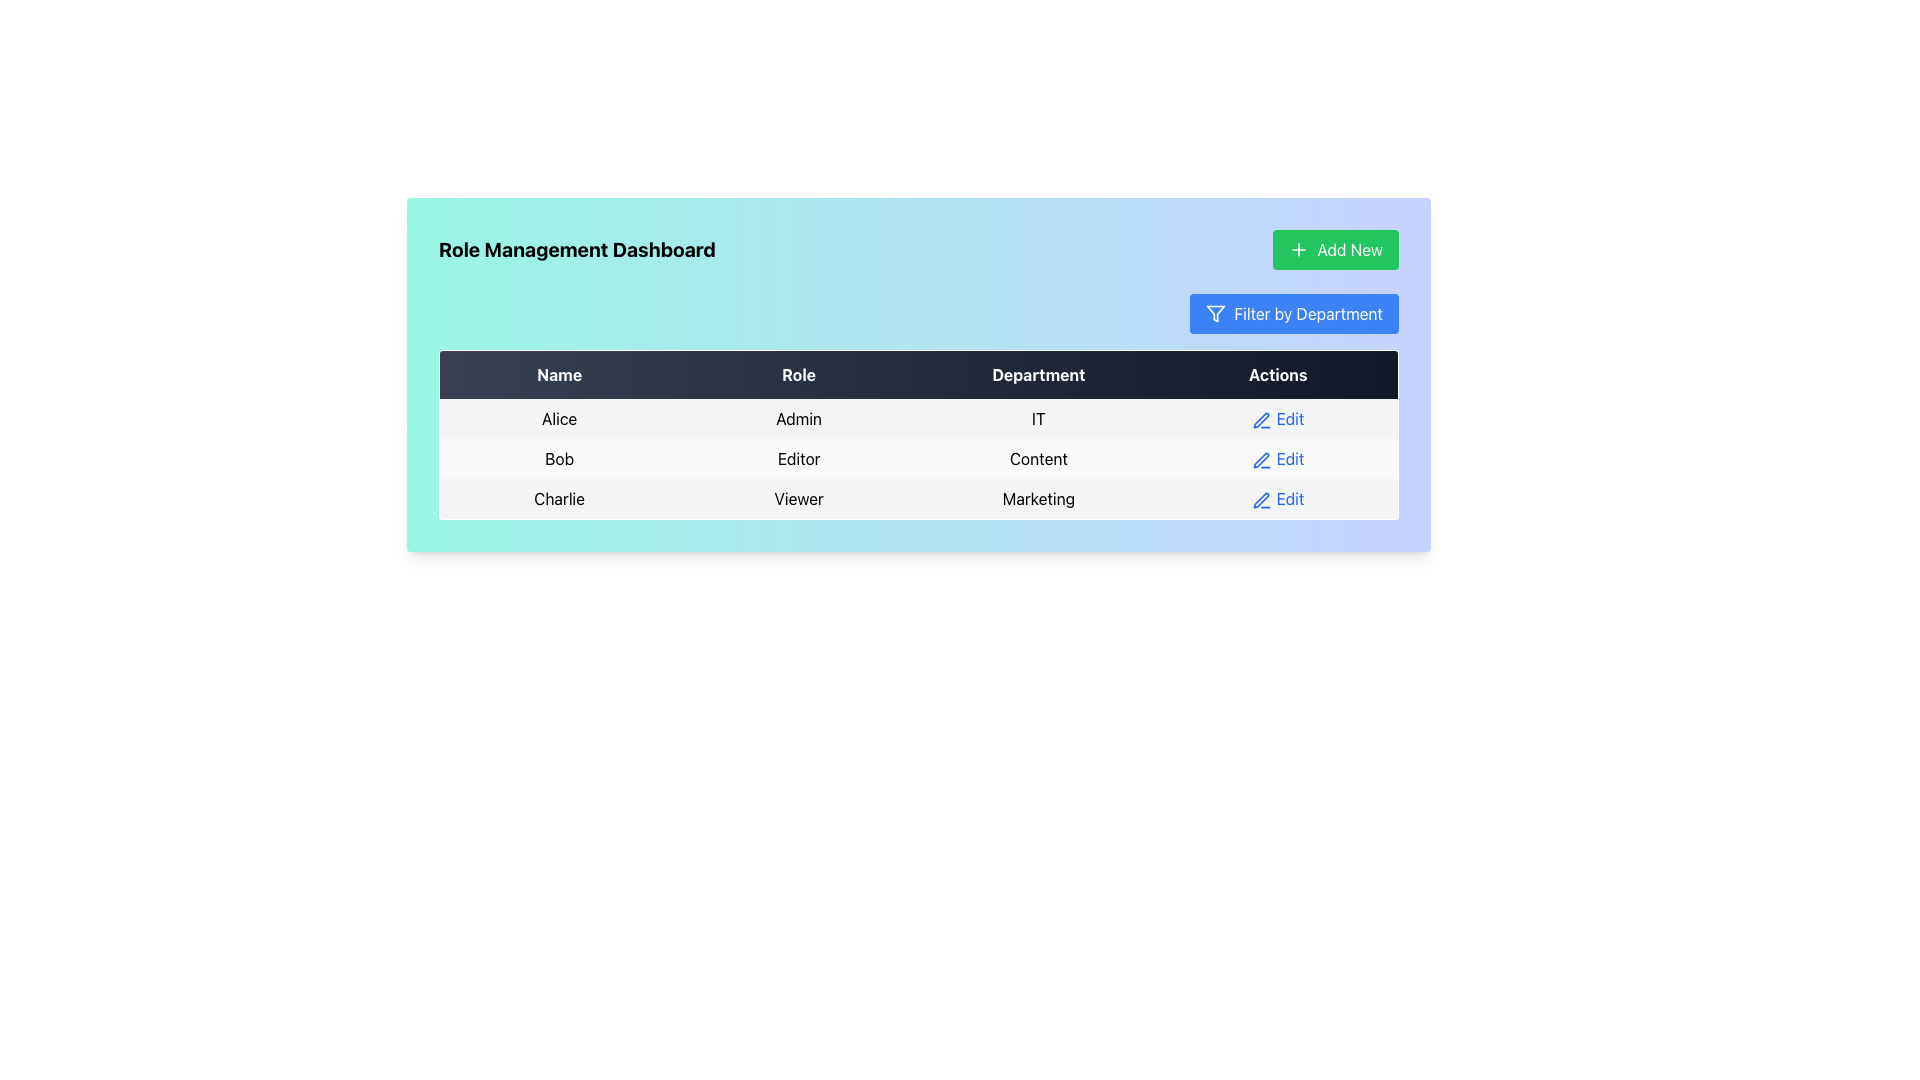 Image resolution: width=1920 pixels, height=1080 pixels. I want to click on the pen icon in the 'Actions' column, so click(1261, 499).